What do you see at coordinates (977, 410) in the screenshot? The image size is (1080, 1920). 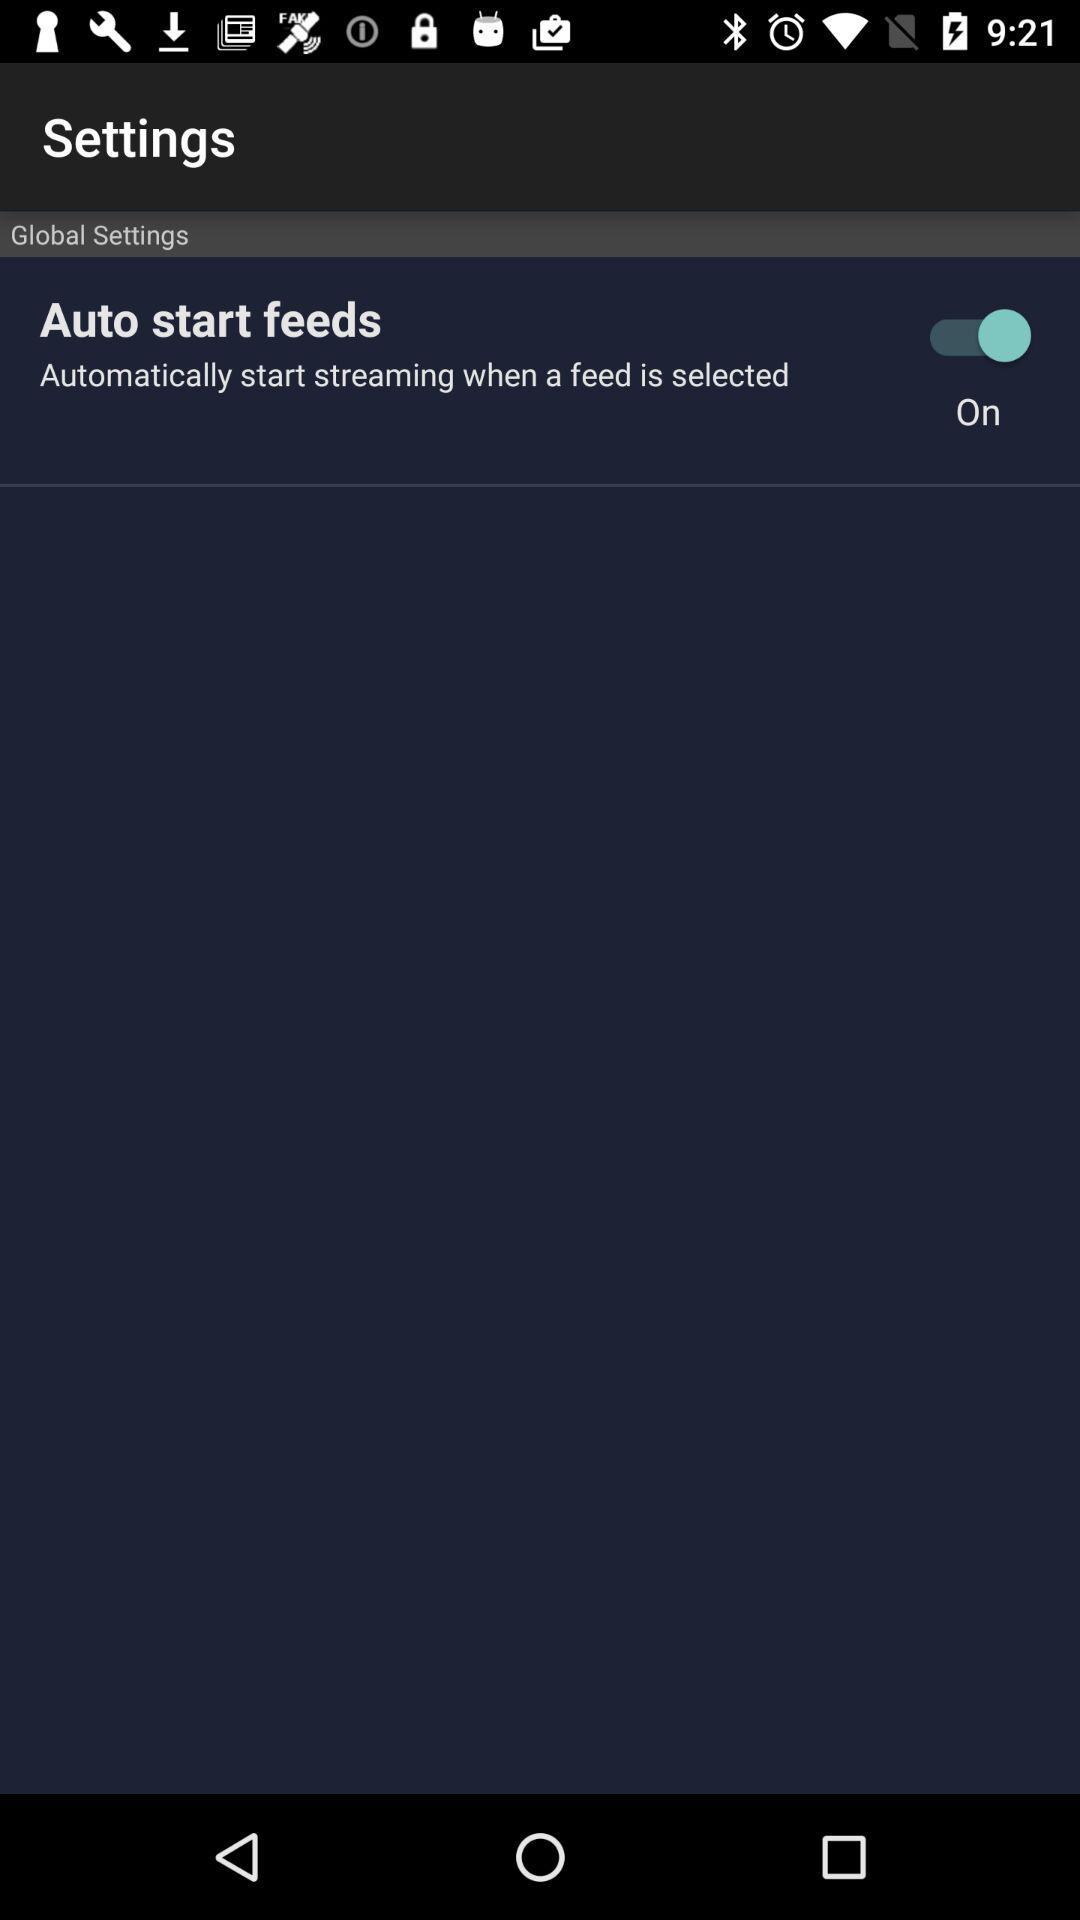 I see `the on` at bounding box center [977, 410].